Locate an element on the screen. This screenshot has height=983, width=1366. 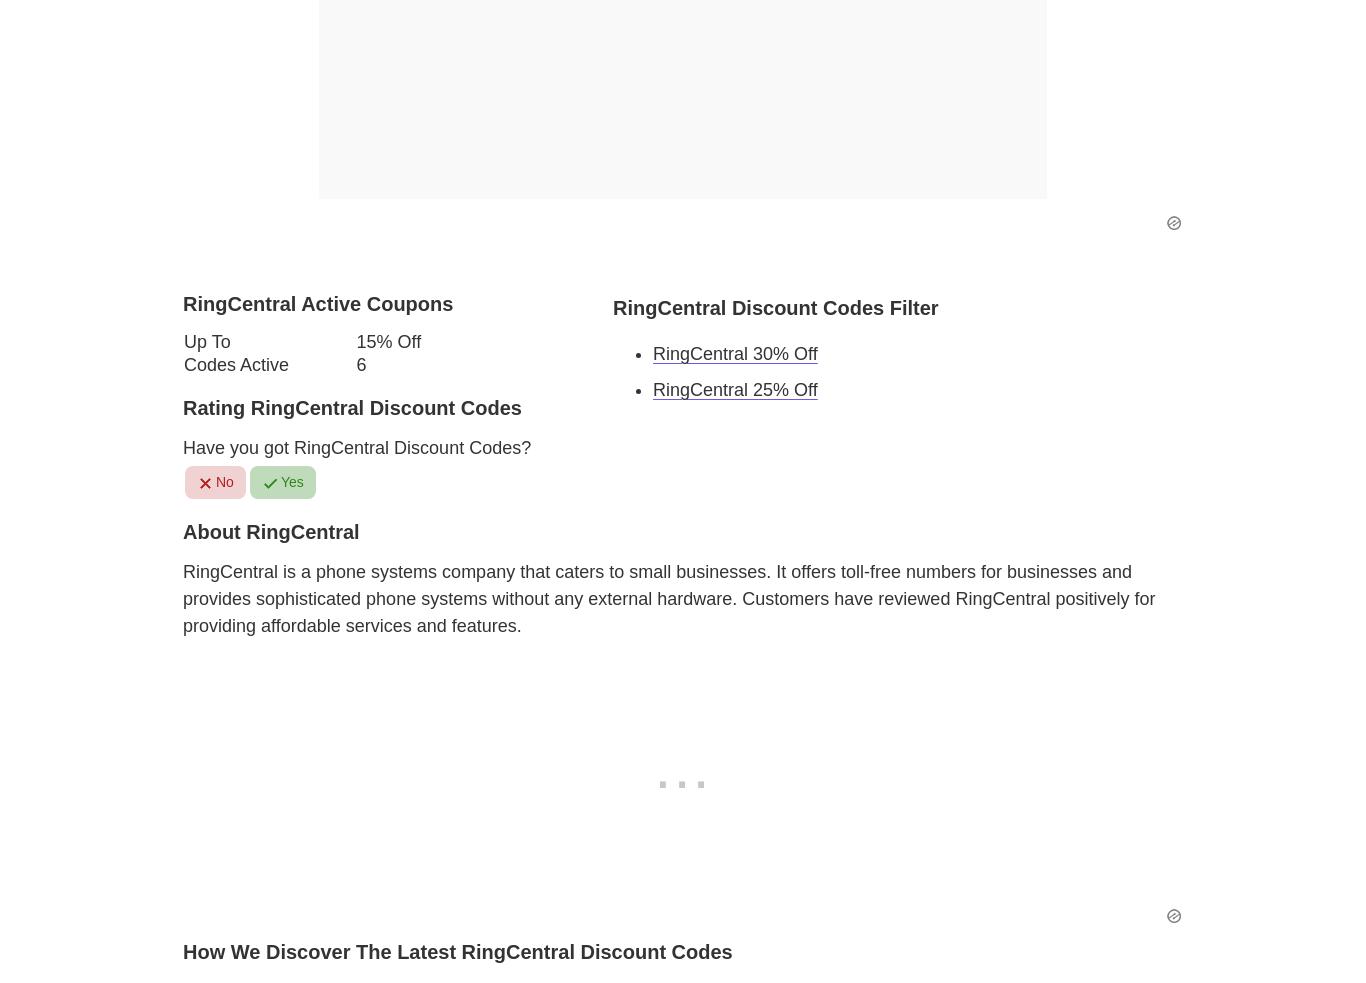
'6' is located at coordinates (360, 363).